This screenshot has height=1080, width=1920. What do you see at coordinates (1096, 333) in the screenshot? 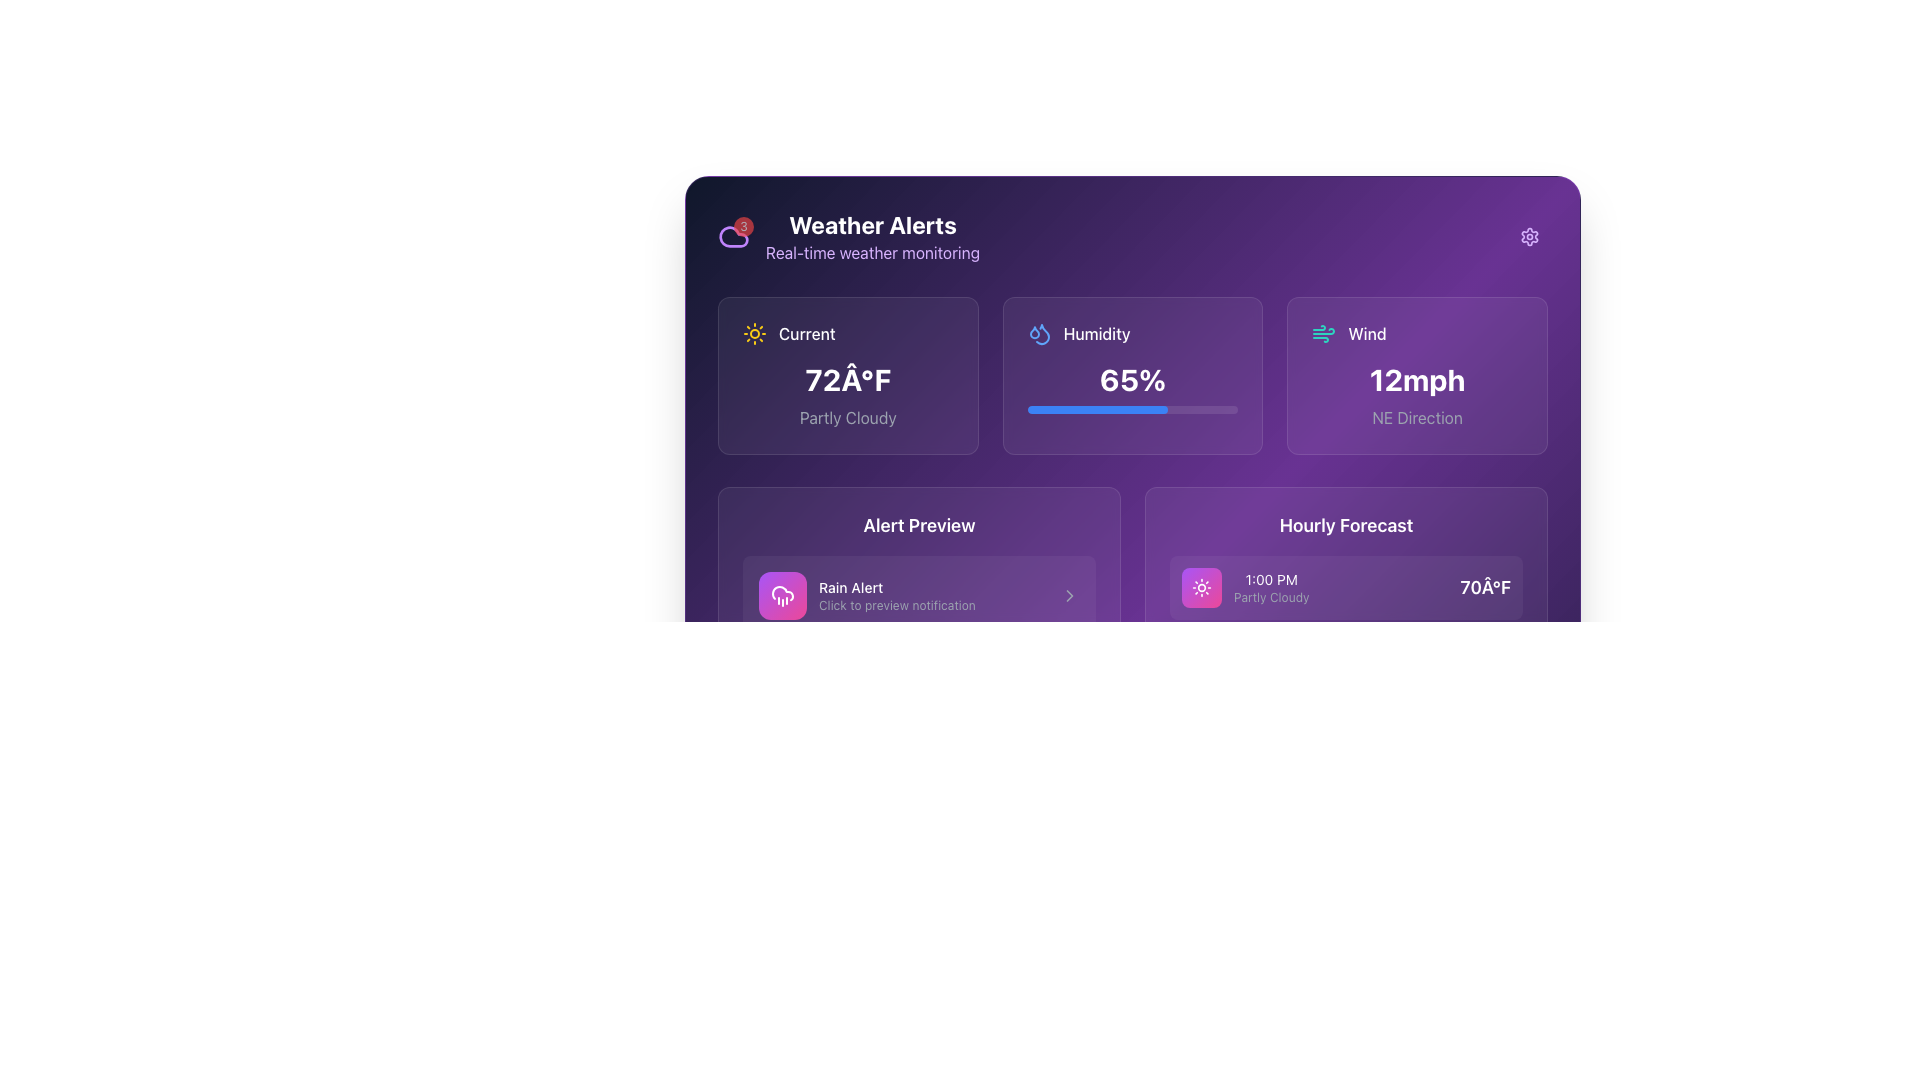
I see `the 'Humidity' label displayed in white font on a dark purple background, located within the second card of three, positioned above a numerical percentage value` at bounding box center [1096, 333].